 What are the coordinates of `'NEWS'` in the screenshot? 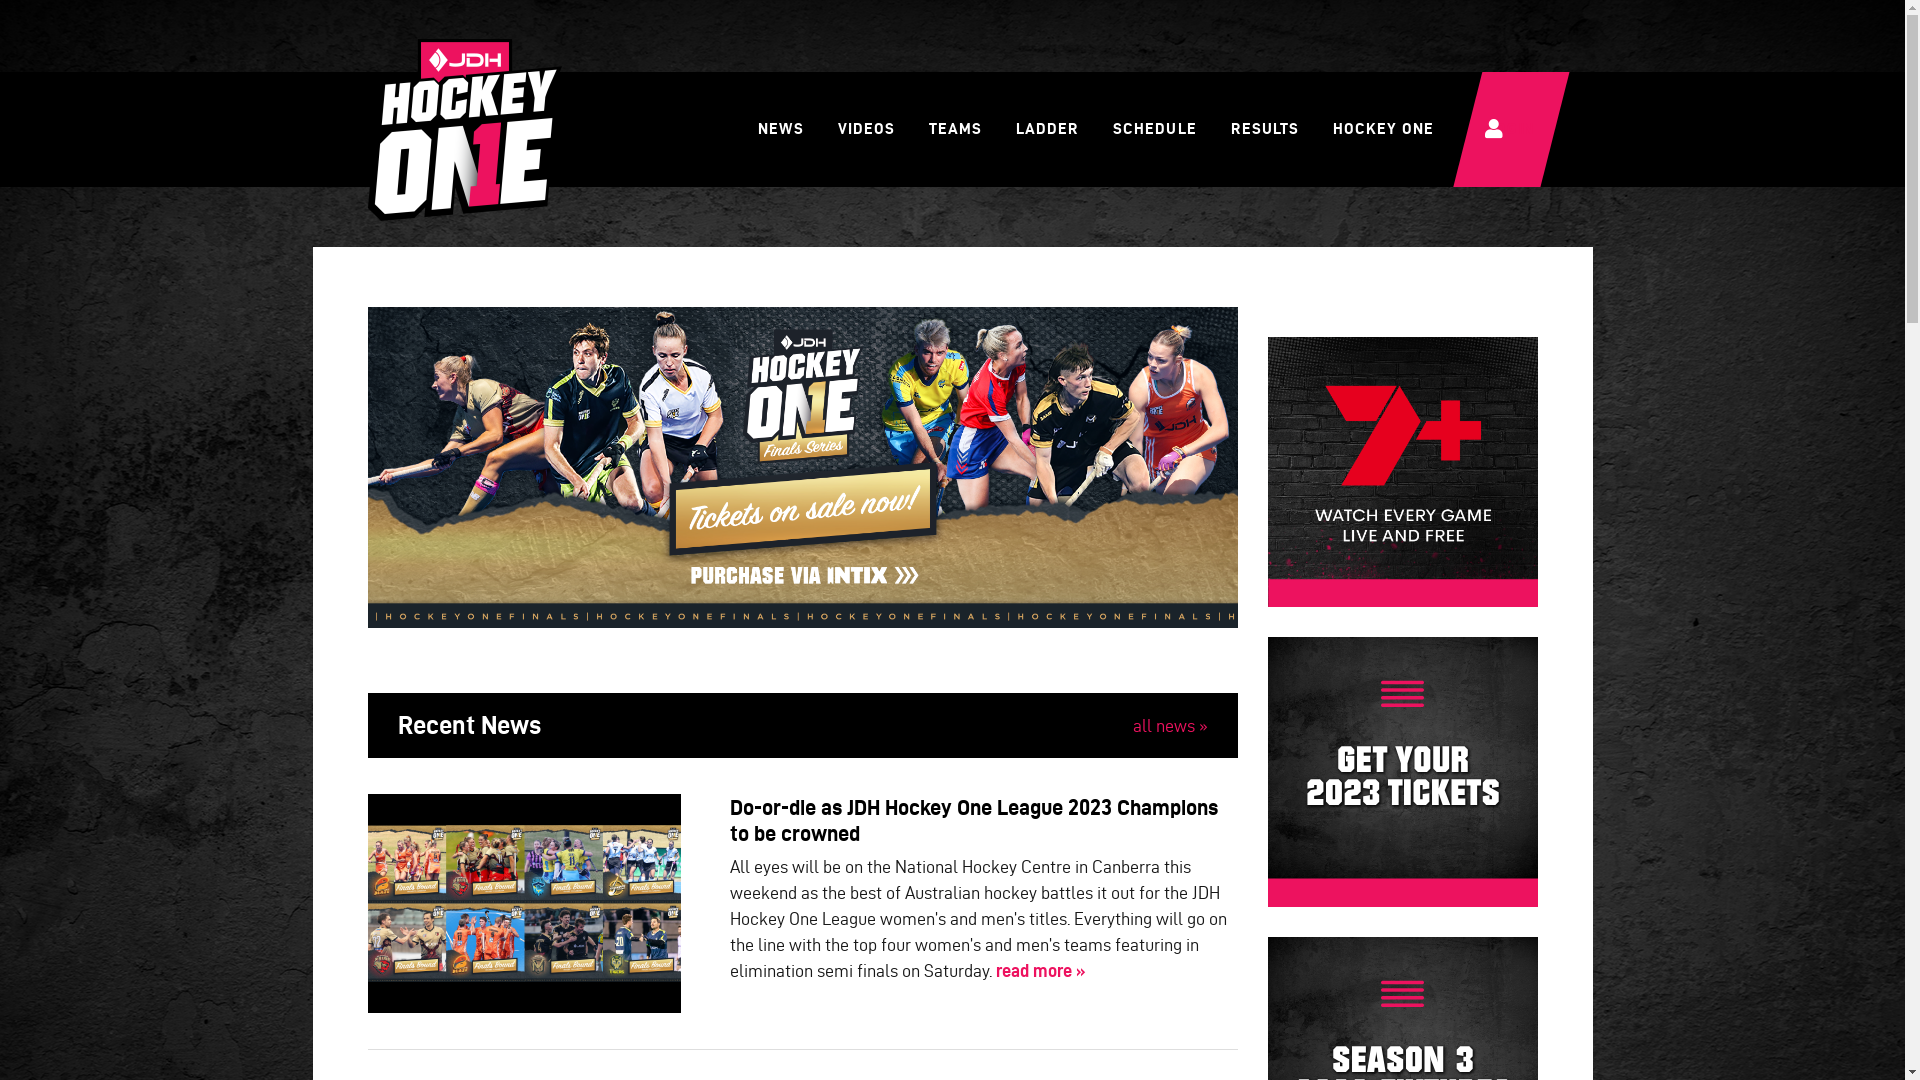 It's located at (742, 129).